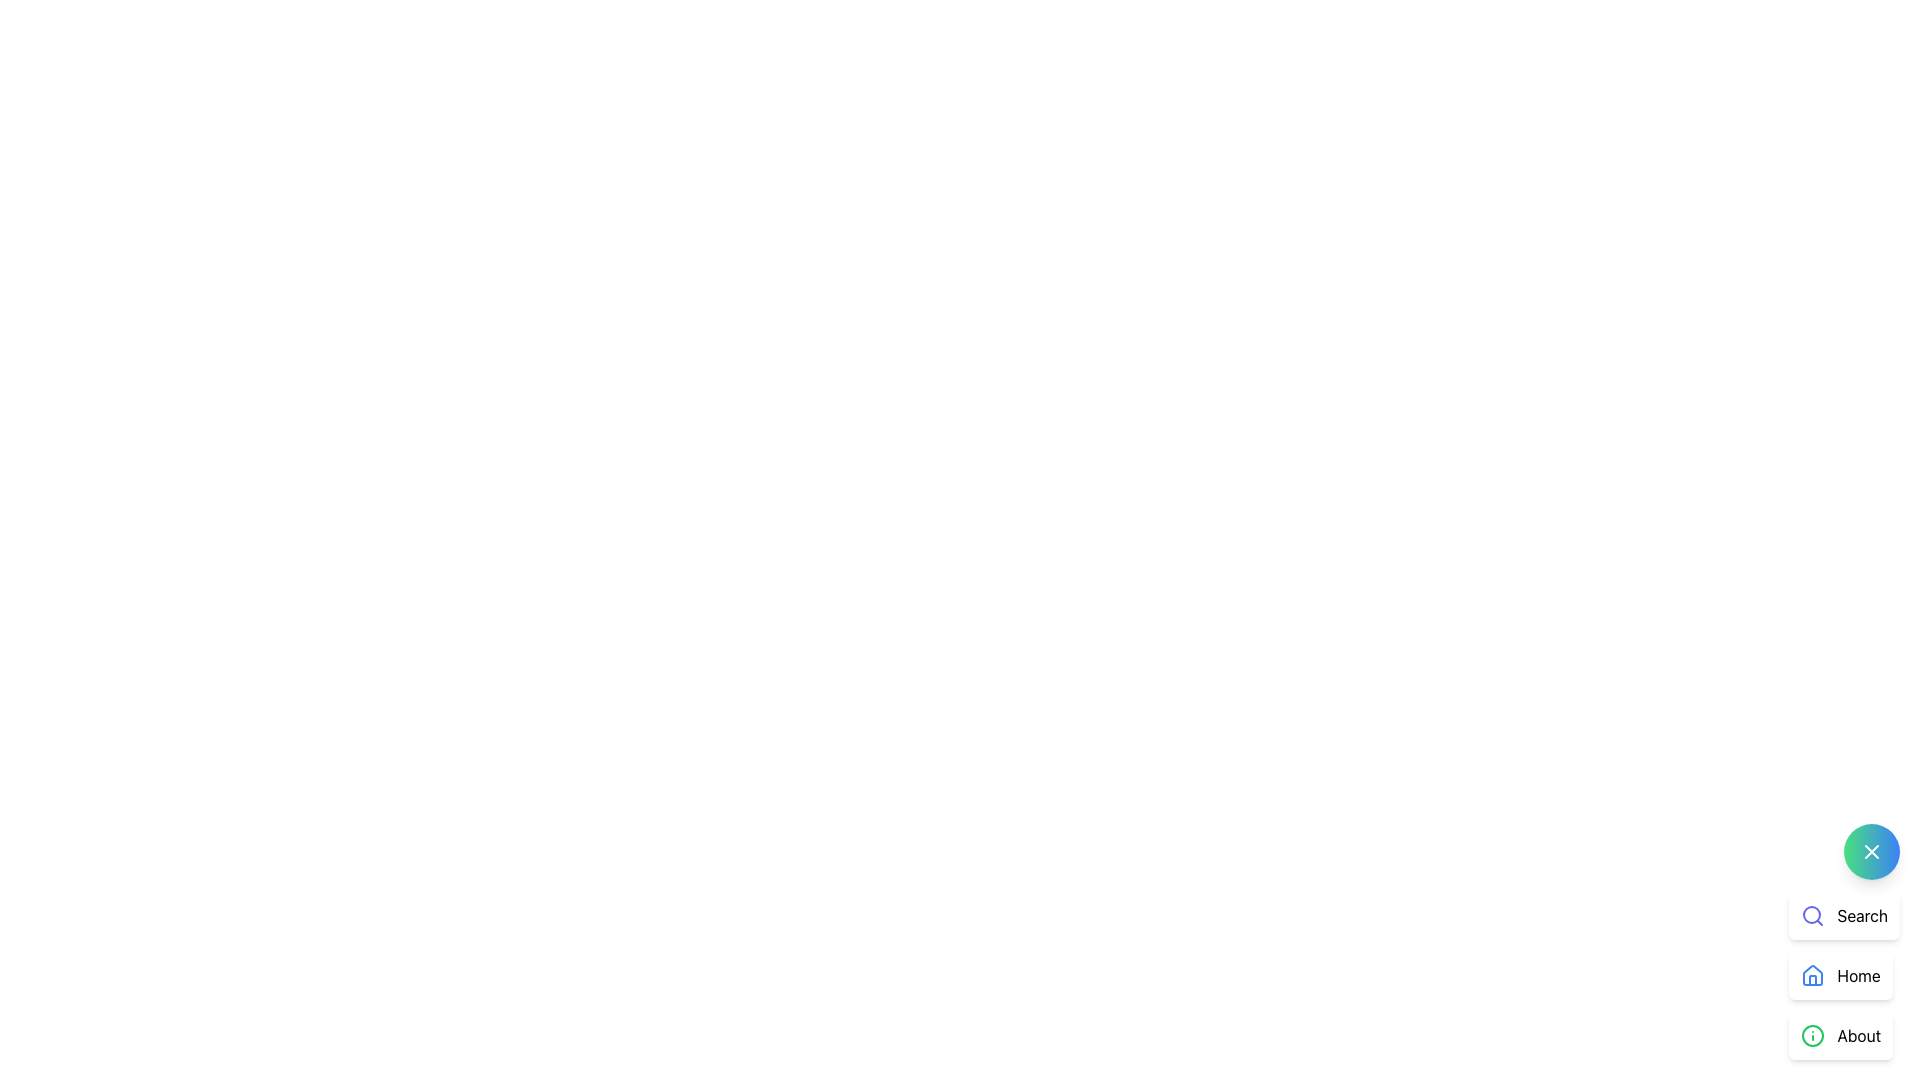 The image size is (1920, 1080). Describe the element at coordinates (1843, 915) in the screenshot. I see `the topmost button in the vertical stack located in the bottom-right corner of the interface, which has a white background, rounded corners, and a search icon next to the text 'Search', to observe the hover effect` at that location.